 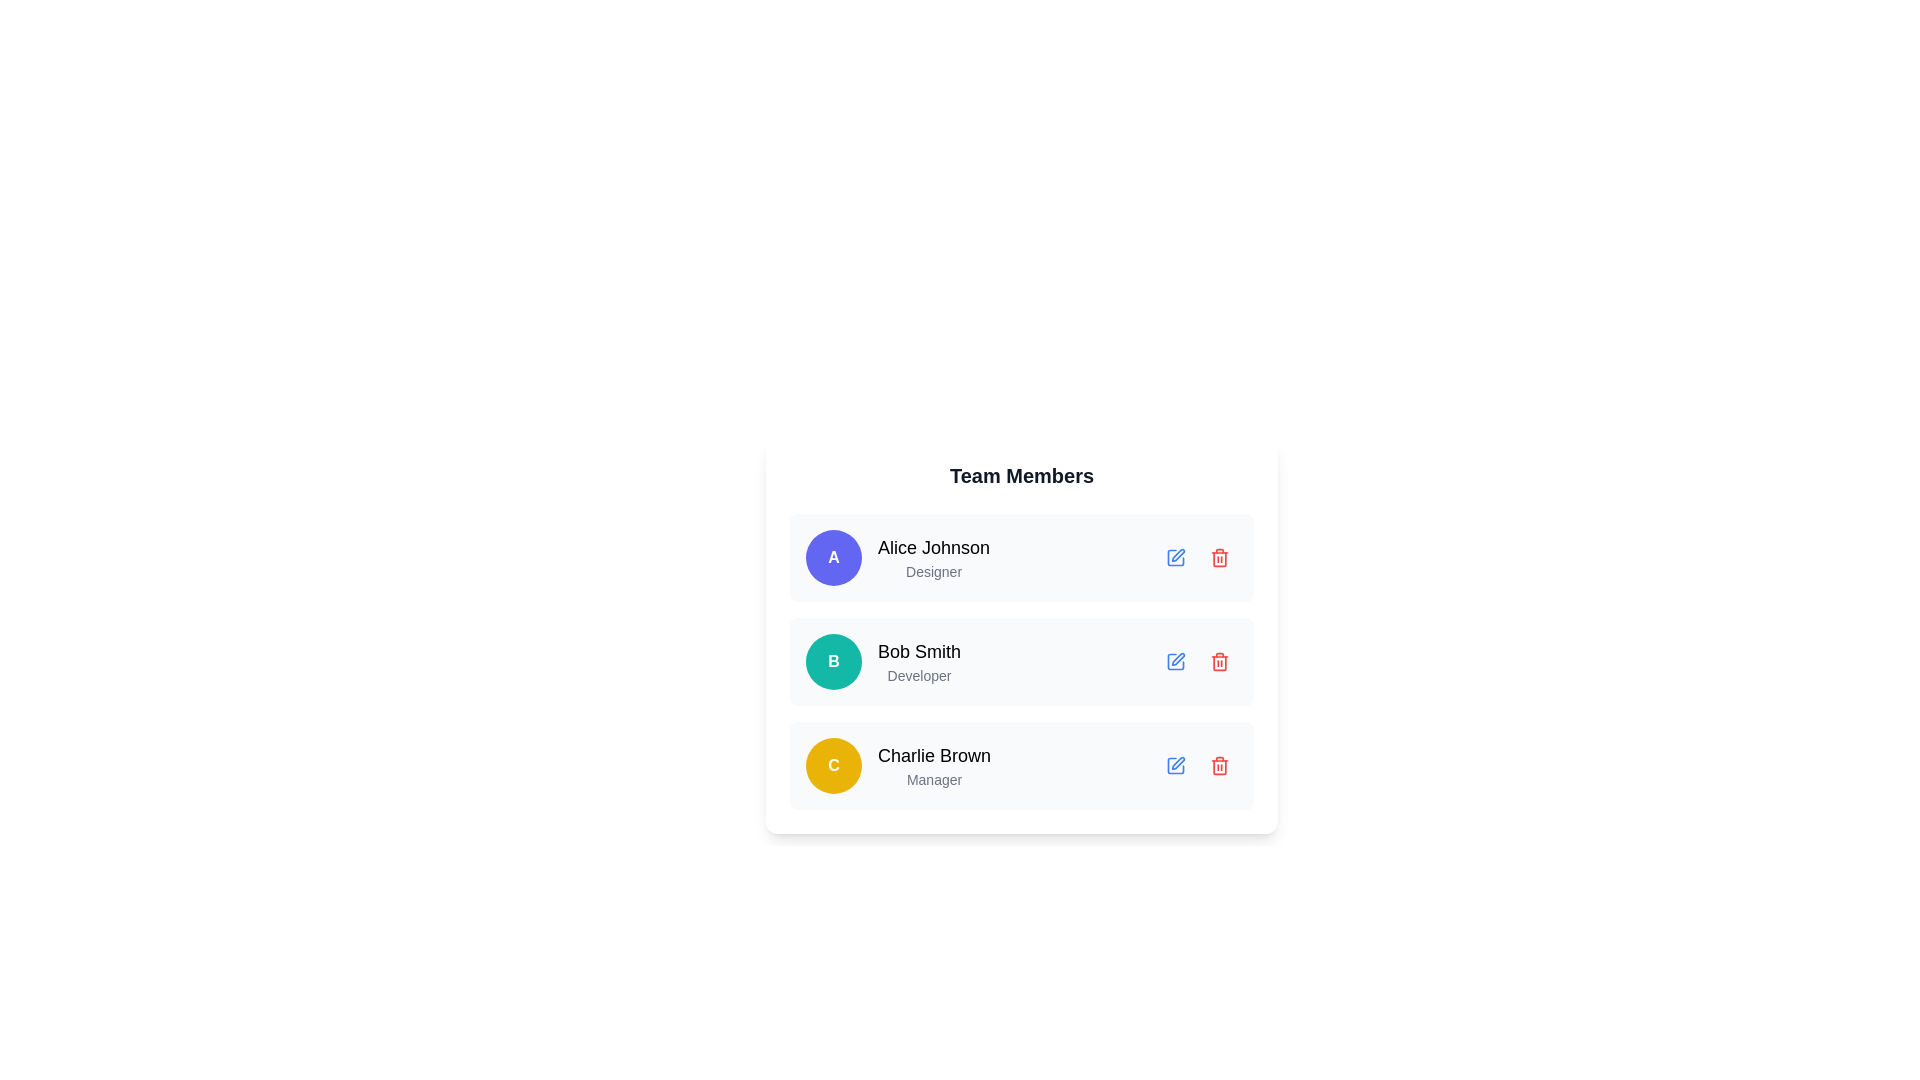 I want to click on the blue pen icon in the third row for 'Charlie Brown - Manager', so click(x=1176, y=765).